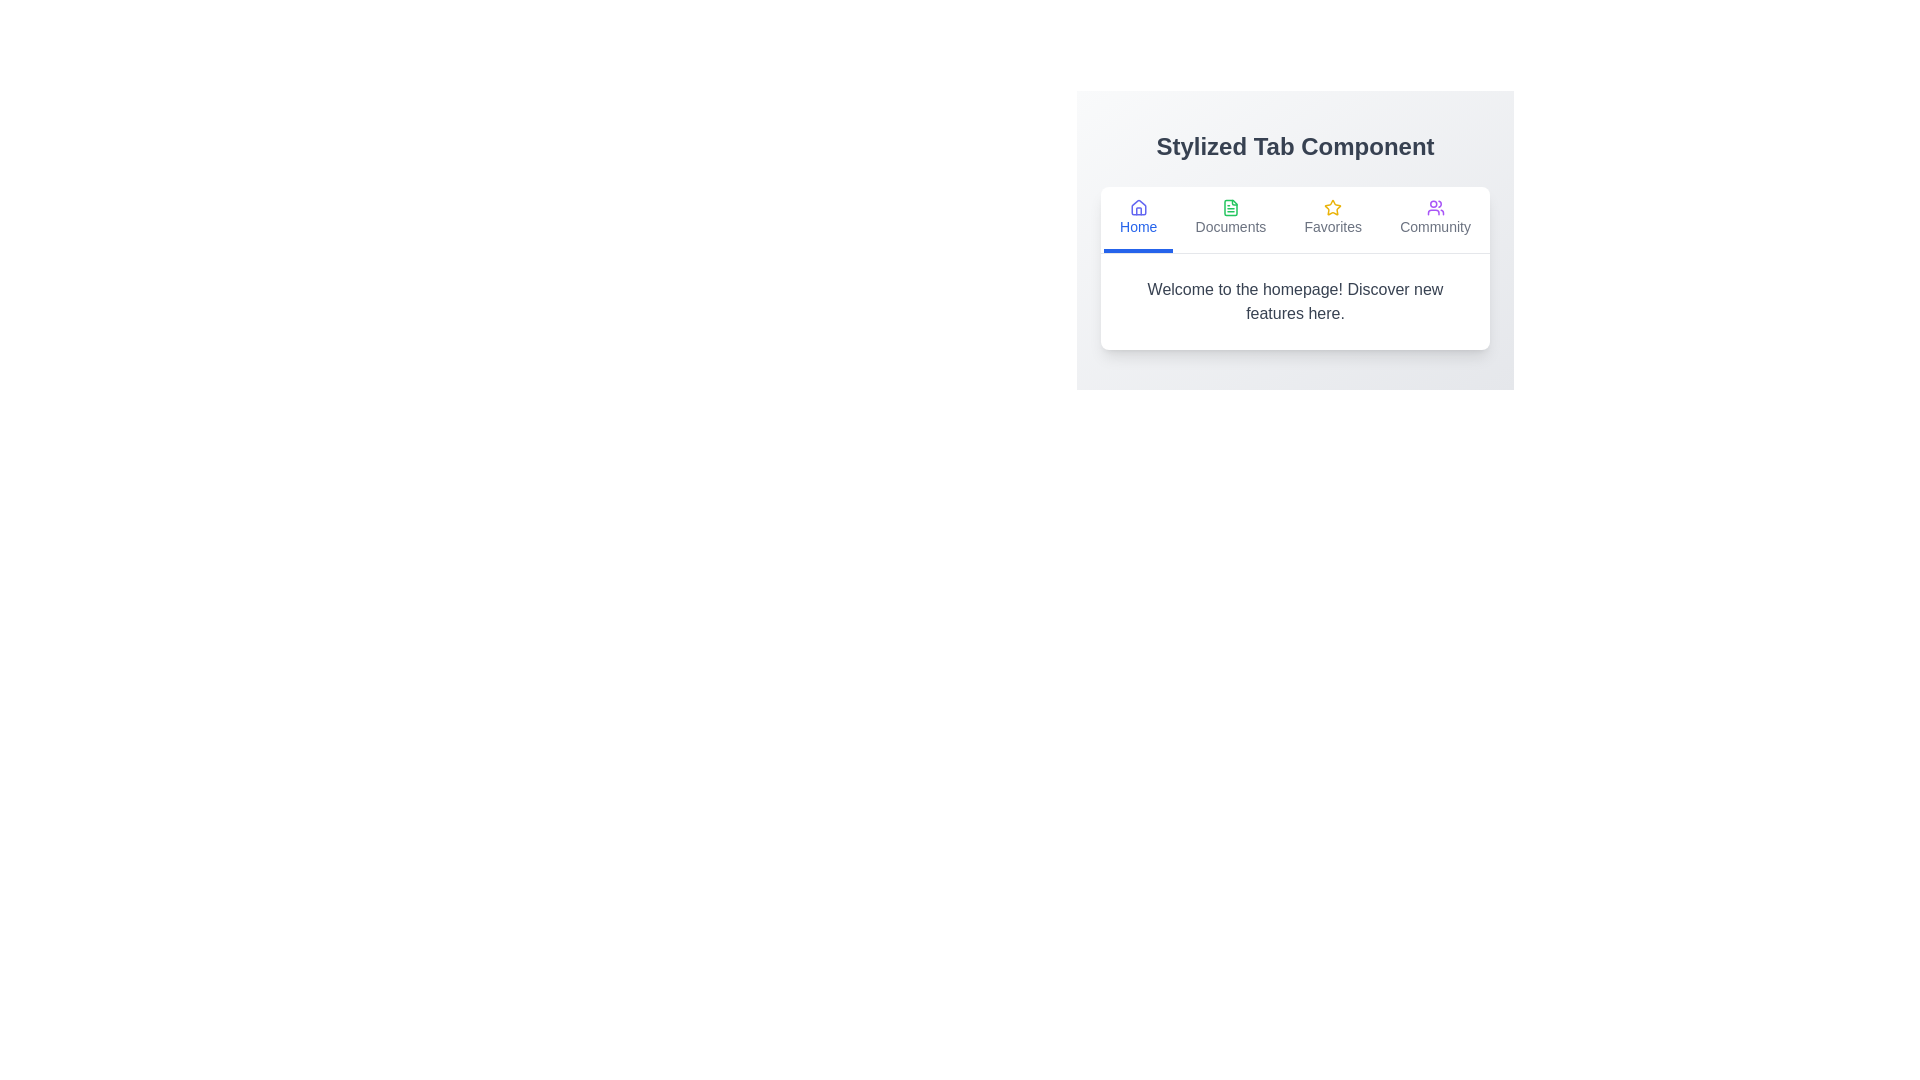 This screenshot has width=1920, height=1080. I want to click on the 'Home' tab label in the navigation bar to switch to the 'Home' content, so click(1137, 226).